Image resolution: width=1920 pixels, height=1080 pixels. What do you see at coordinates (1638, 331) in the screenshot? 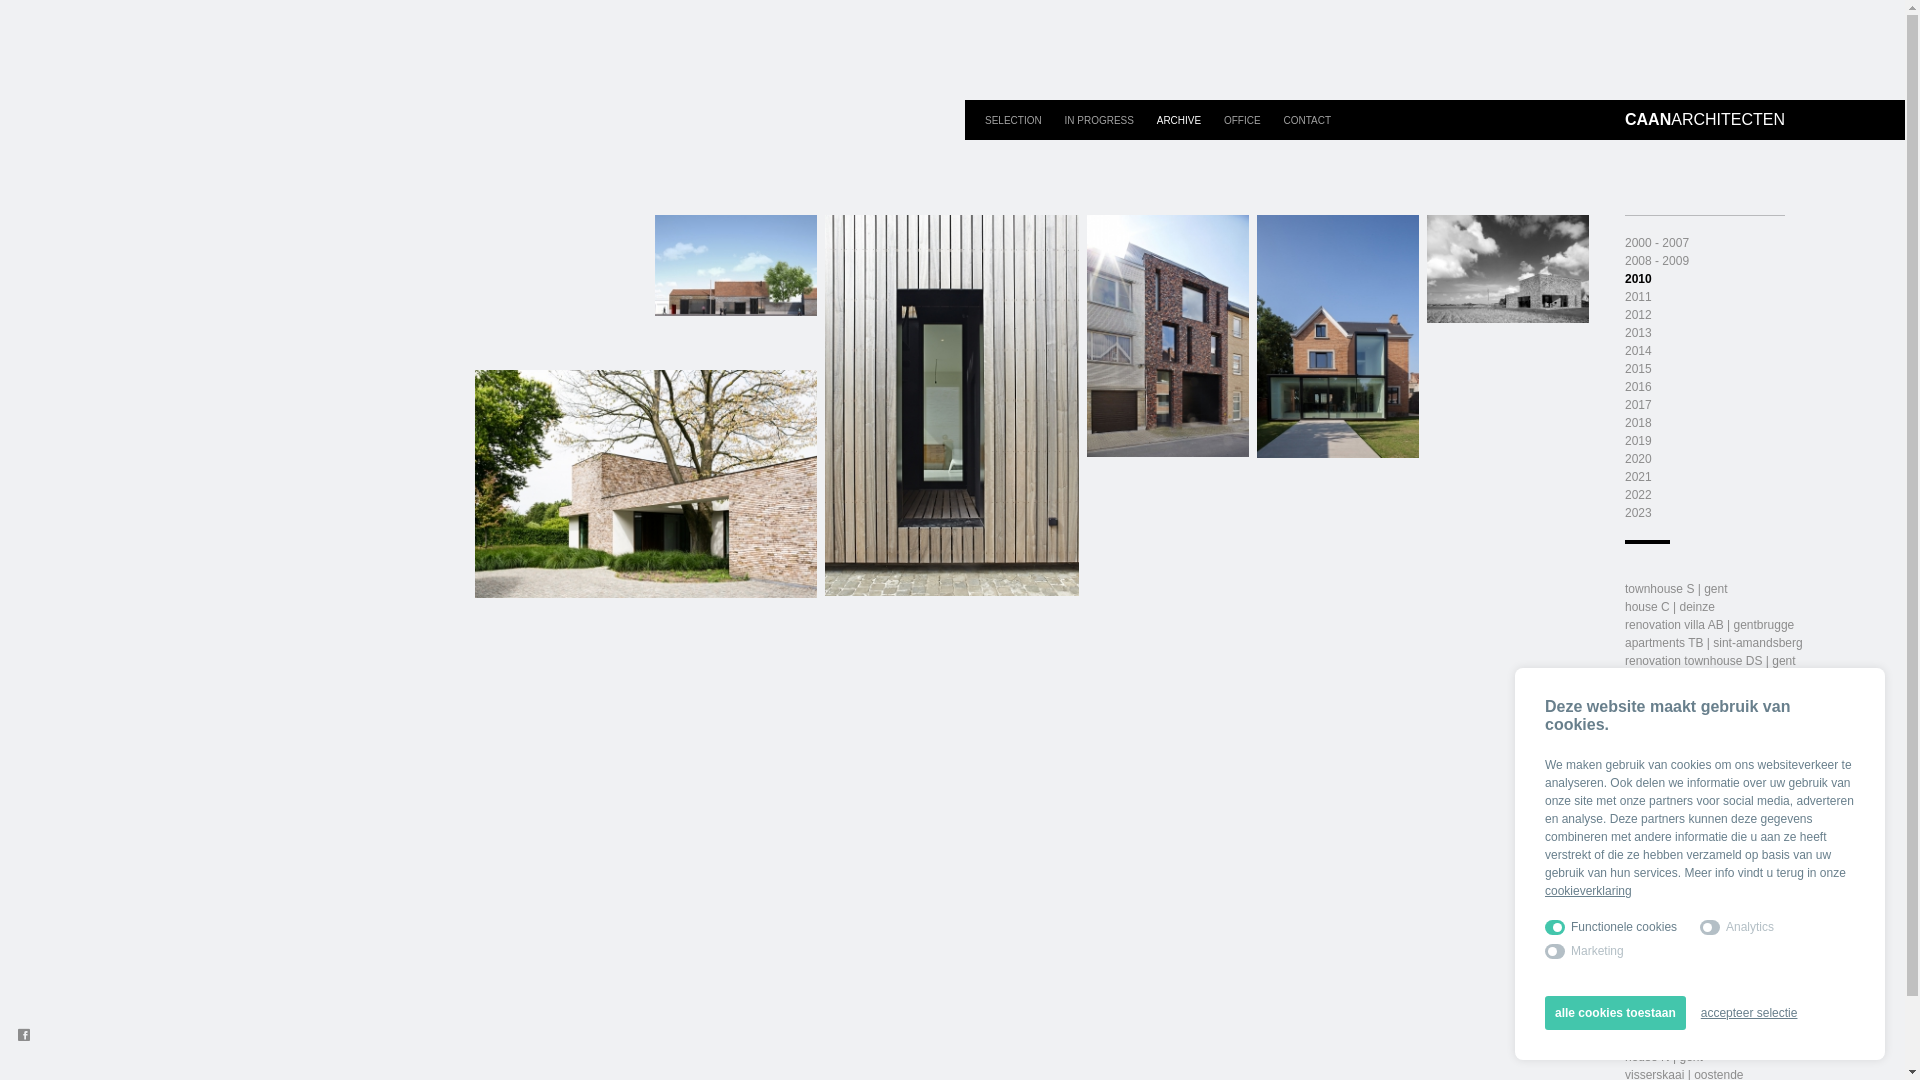
I see `'2013'` at bounding box center [1638, 331].